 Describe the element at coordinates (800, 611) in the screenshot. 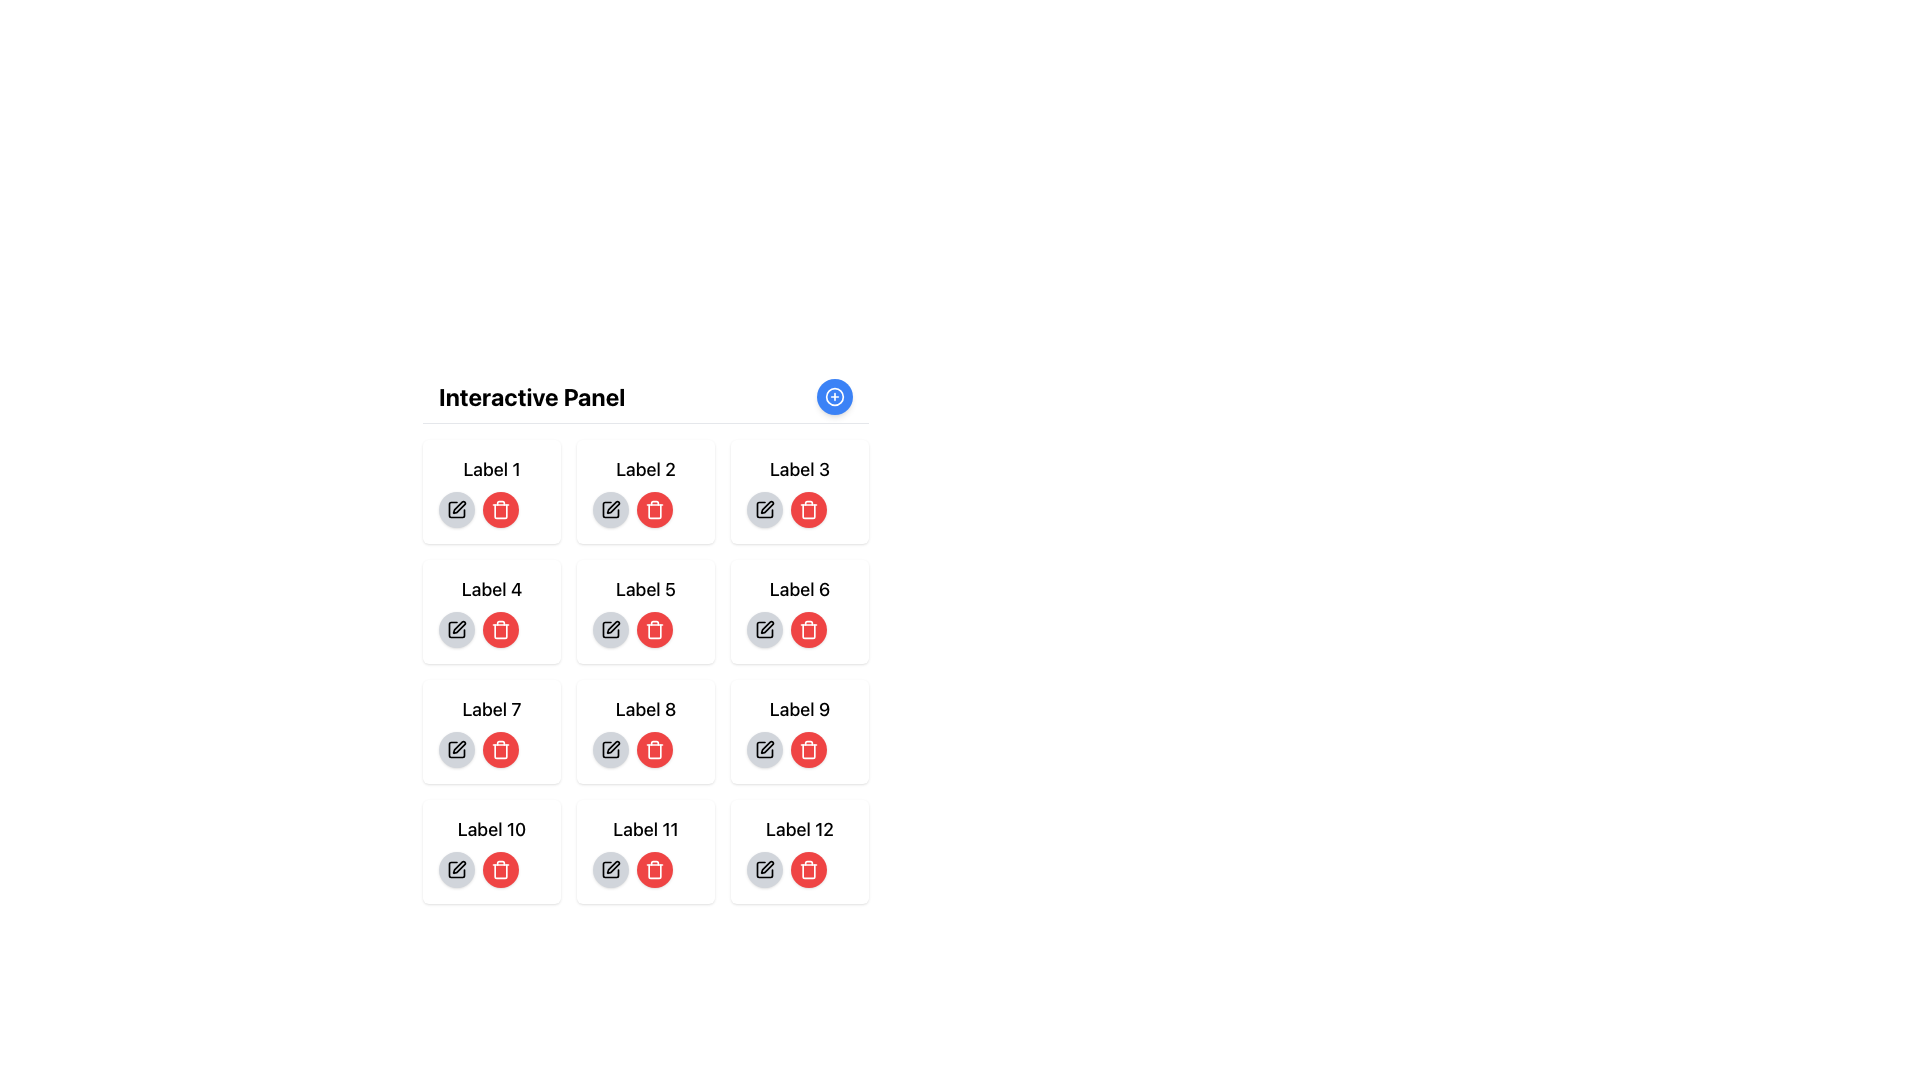

I see `the circular red button with a white trash can icon located below 'Label 6'` at that location.